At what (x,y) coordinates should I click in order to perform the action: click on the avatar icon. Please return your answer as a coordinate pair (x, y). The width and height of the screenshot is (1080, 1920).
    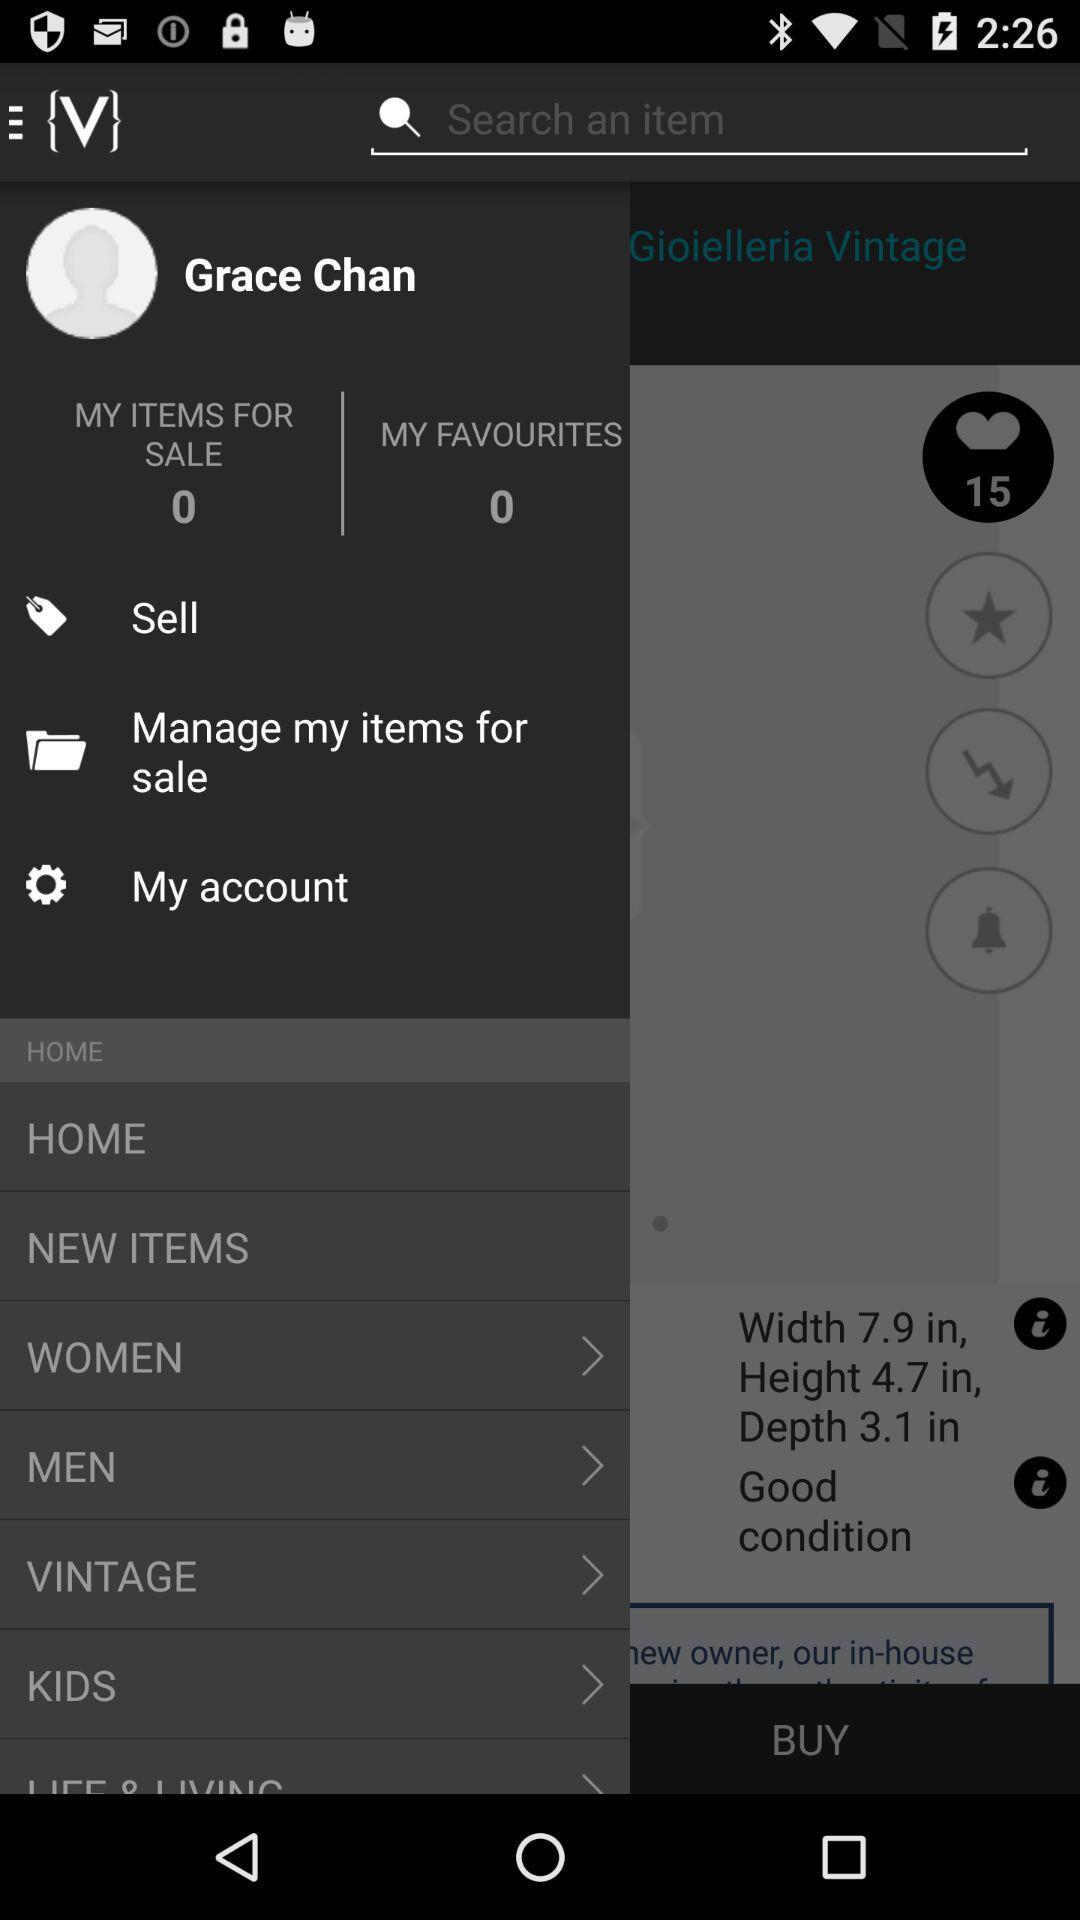
    Looking at the image, I should click on (91, 291).